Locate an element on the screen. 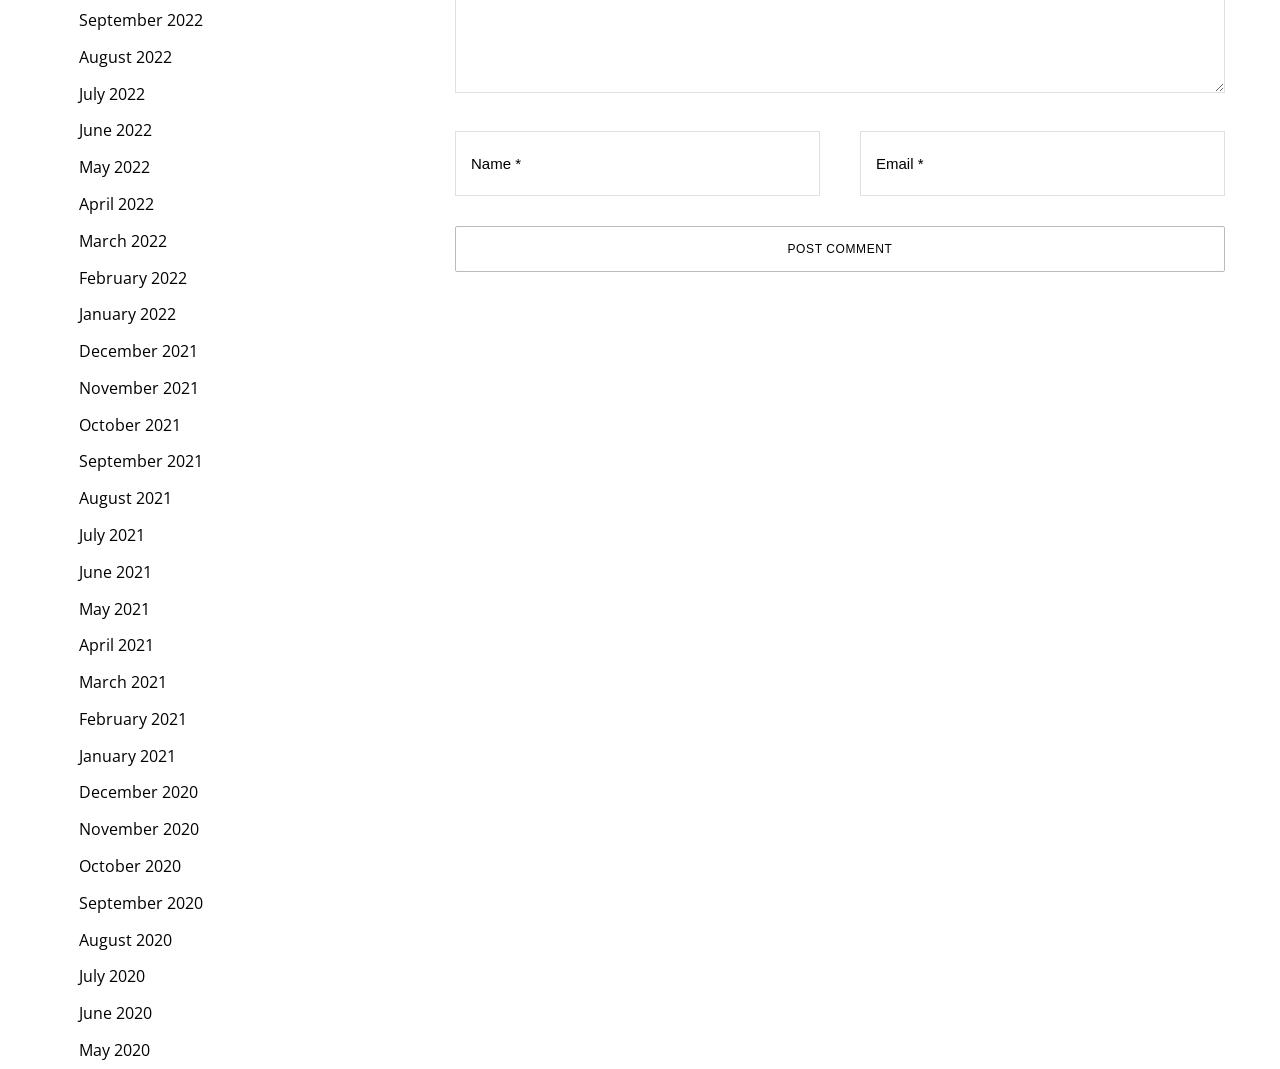 This screenshot has width=1280, height=1069. 'October 2021' is located at coordinates (129, 423).